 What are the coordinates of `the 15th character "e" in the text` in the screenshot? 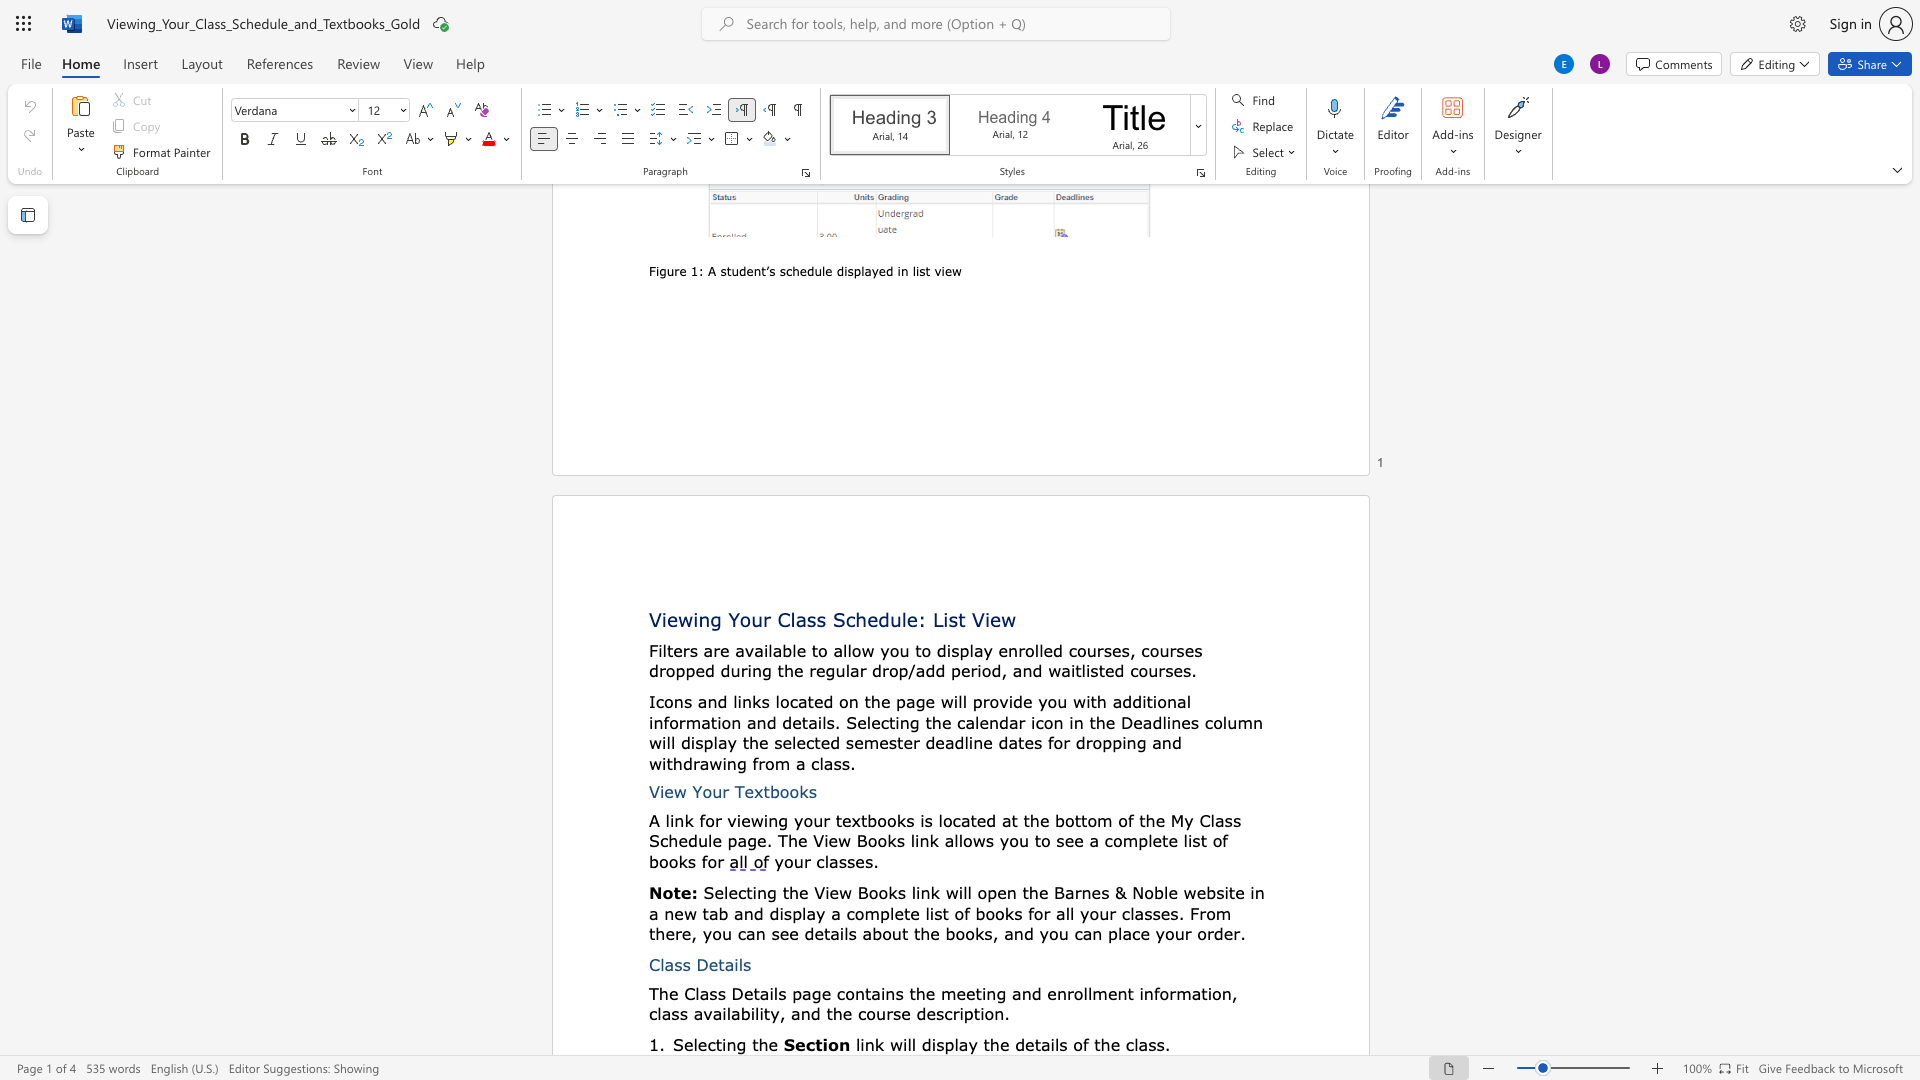 It's located at (670, 933).